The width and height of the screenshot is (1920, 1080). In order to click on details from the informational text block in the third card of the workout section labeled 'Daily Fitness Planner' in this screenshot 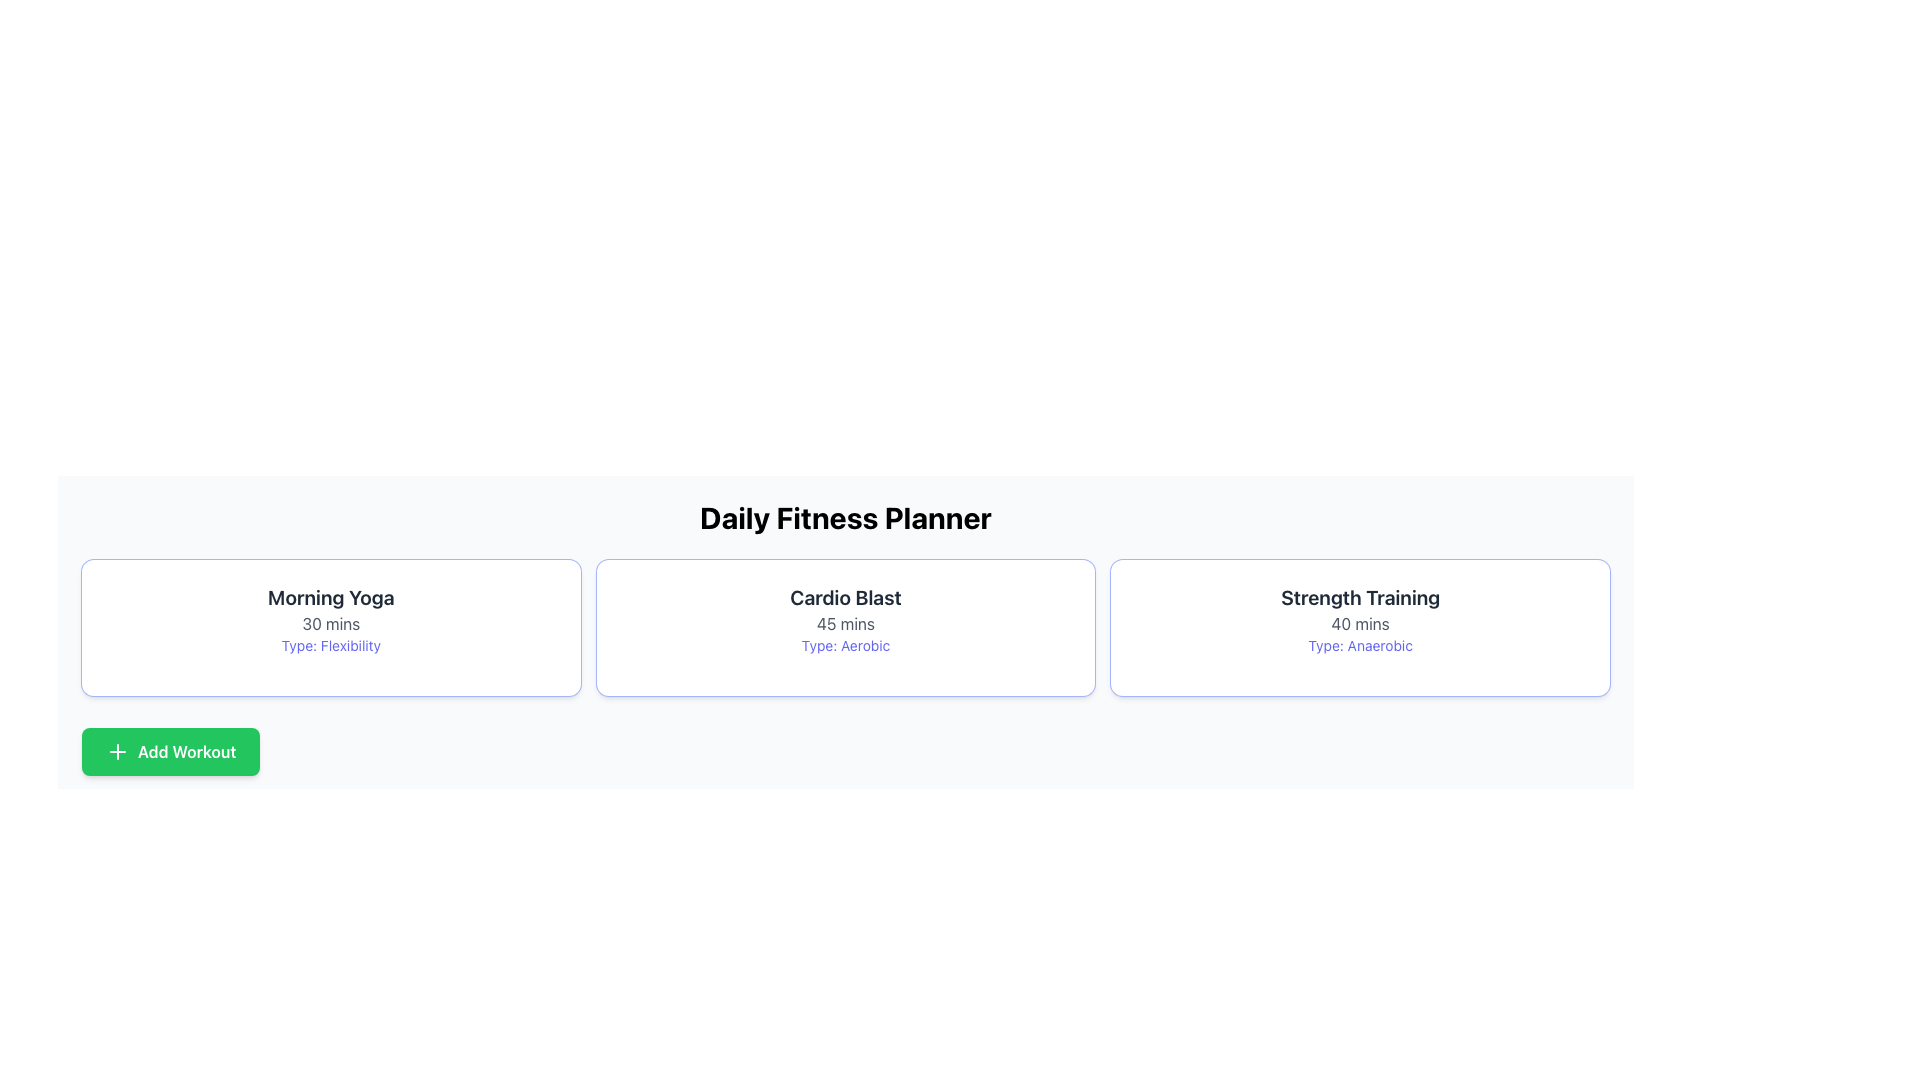, I will do `click(1360, 619)`.